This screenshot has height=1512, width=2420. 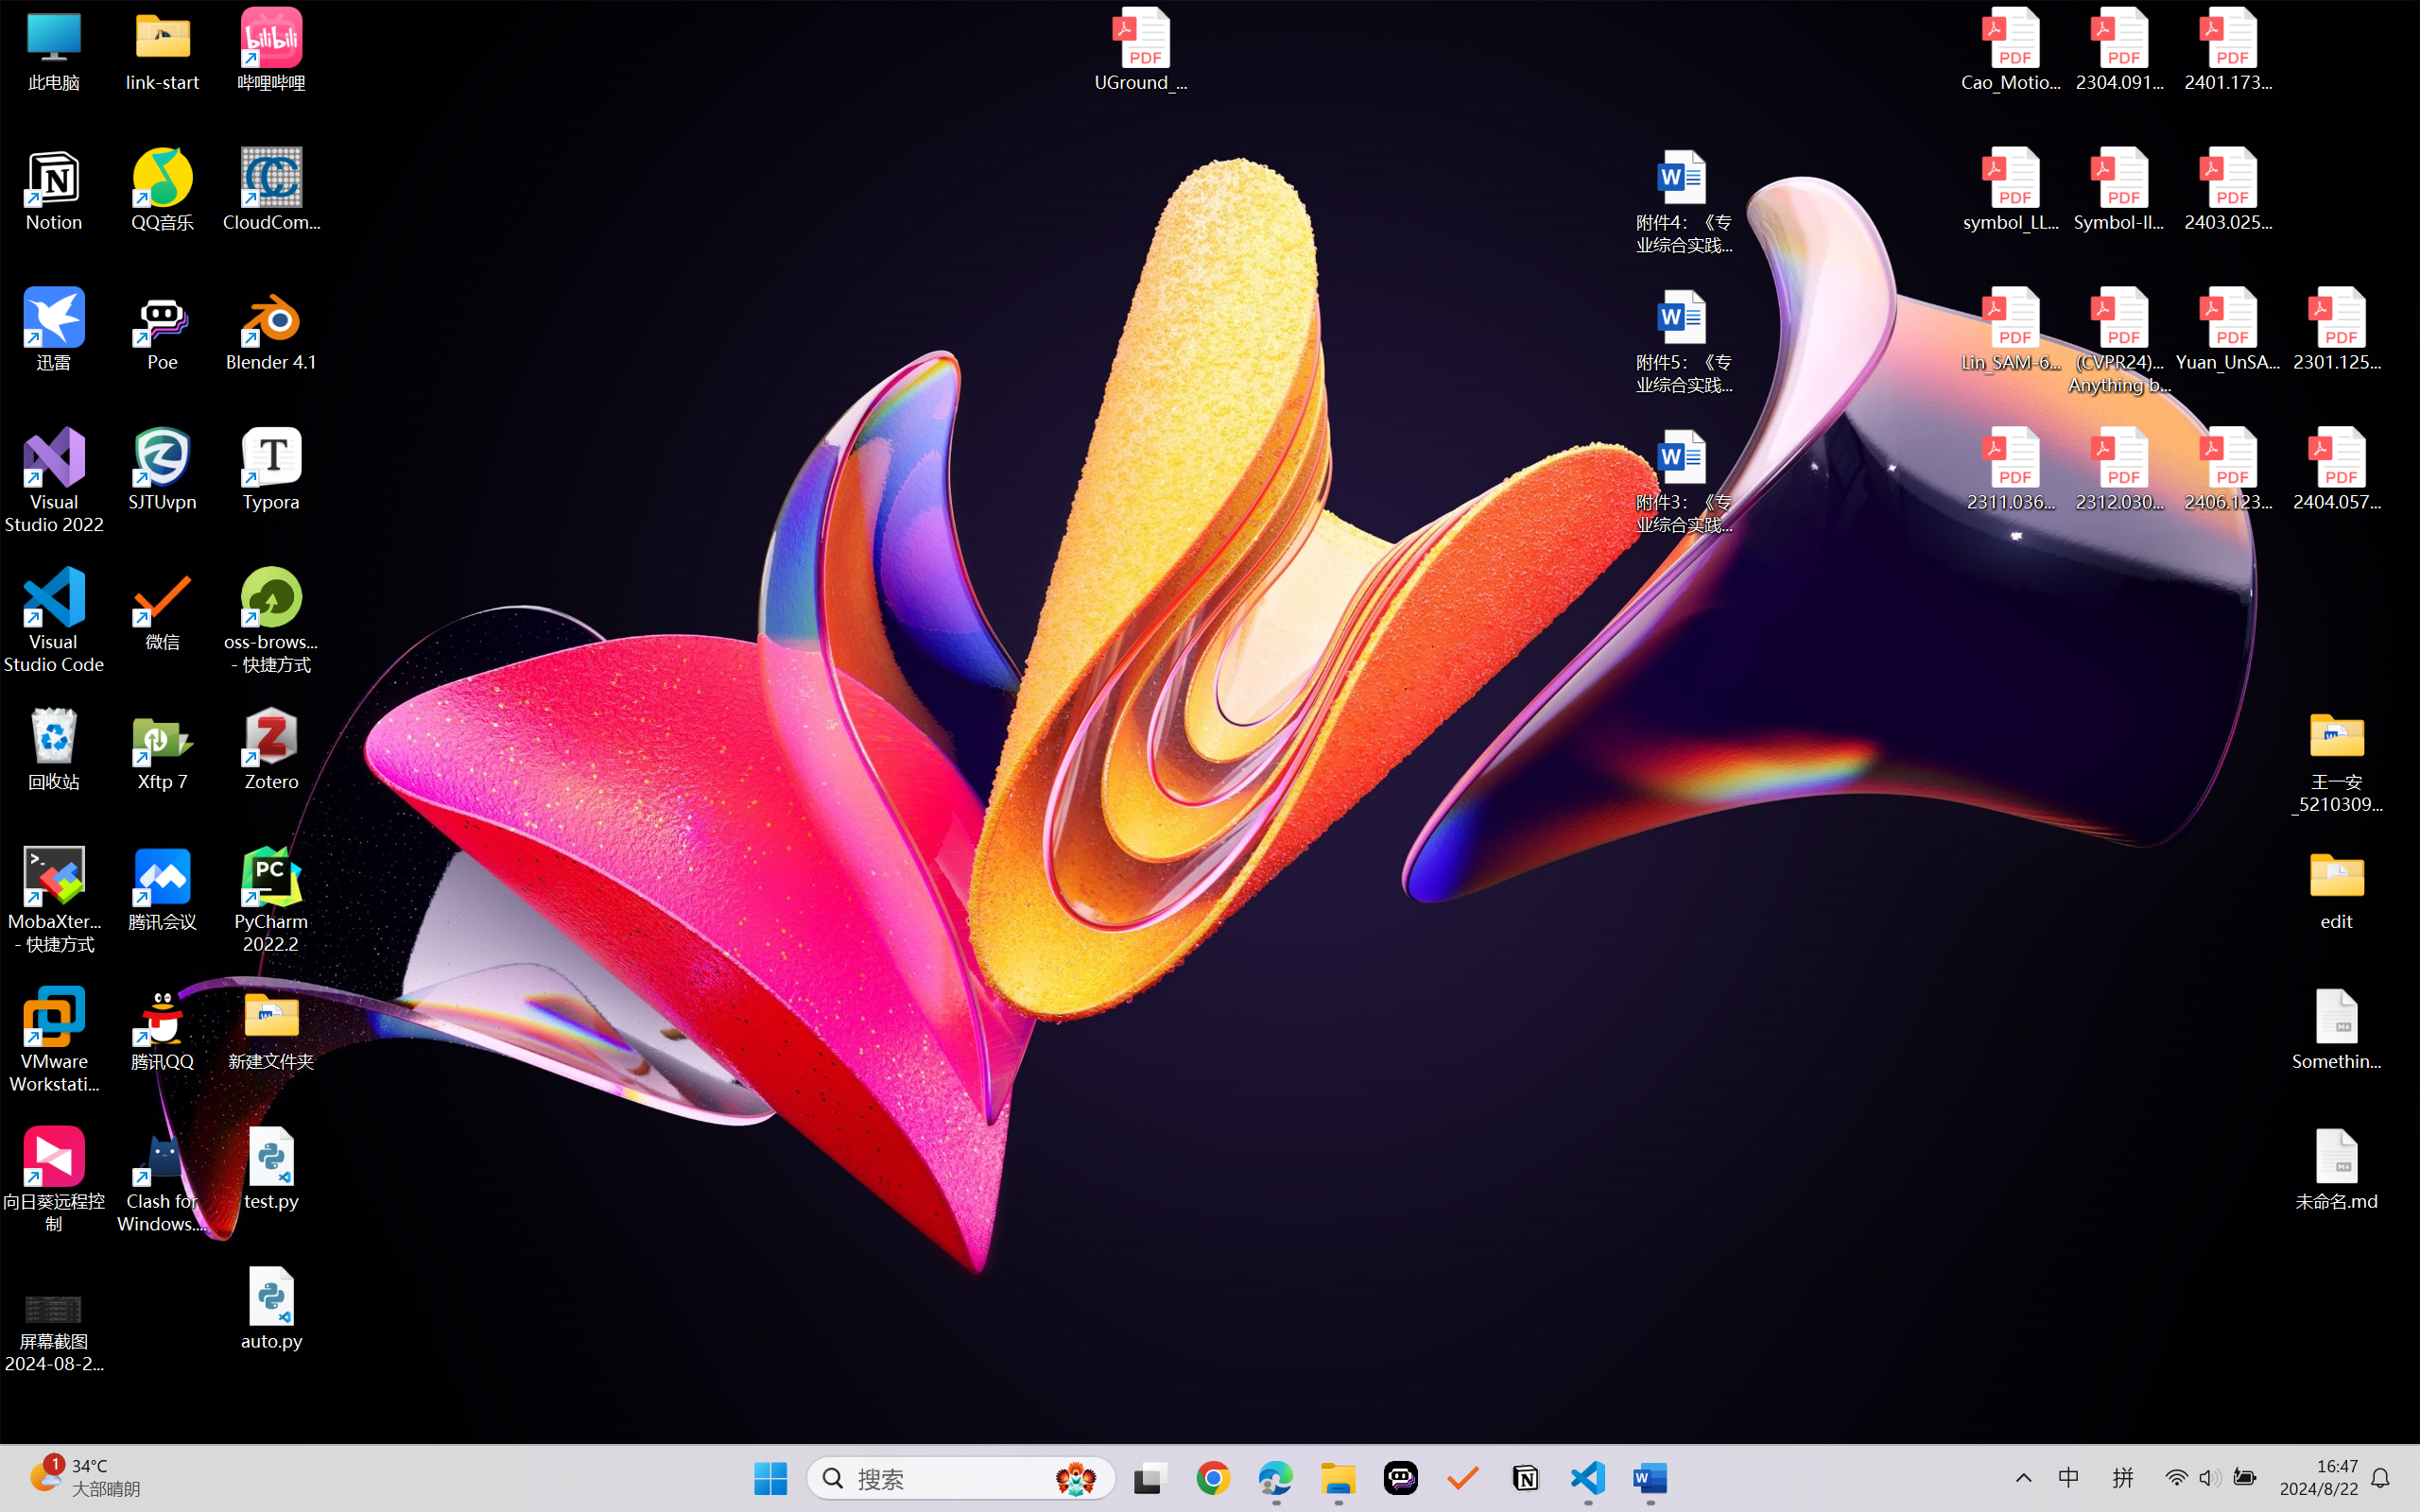 What do you see at coordinates (274, 33) in the screenshot?
I see `'Undo Apply Quick Style'` at bounding box center [274, 33].